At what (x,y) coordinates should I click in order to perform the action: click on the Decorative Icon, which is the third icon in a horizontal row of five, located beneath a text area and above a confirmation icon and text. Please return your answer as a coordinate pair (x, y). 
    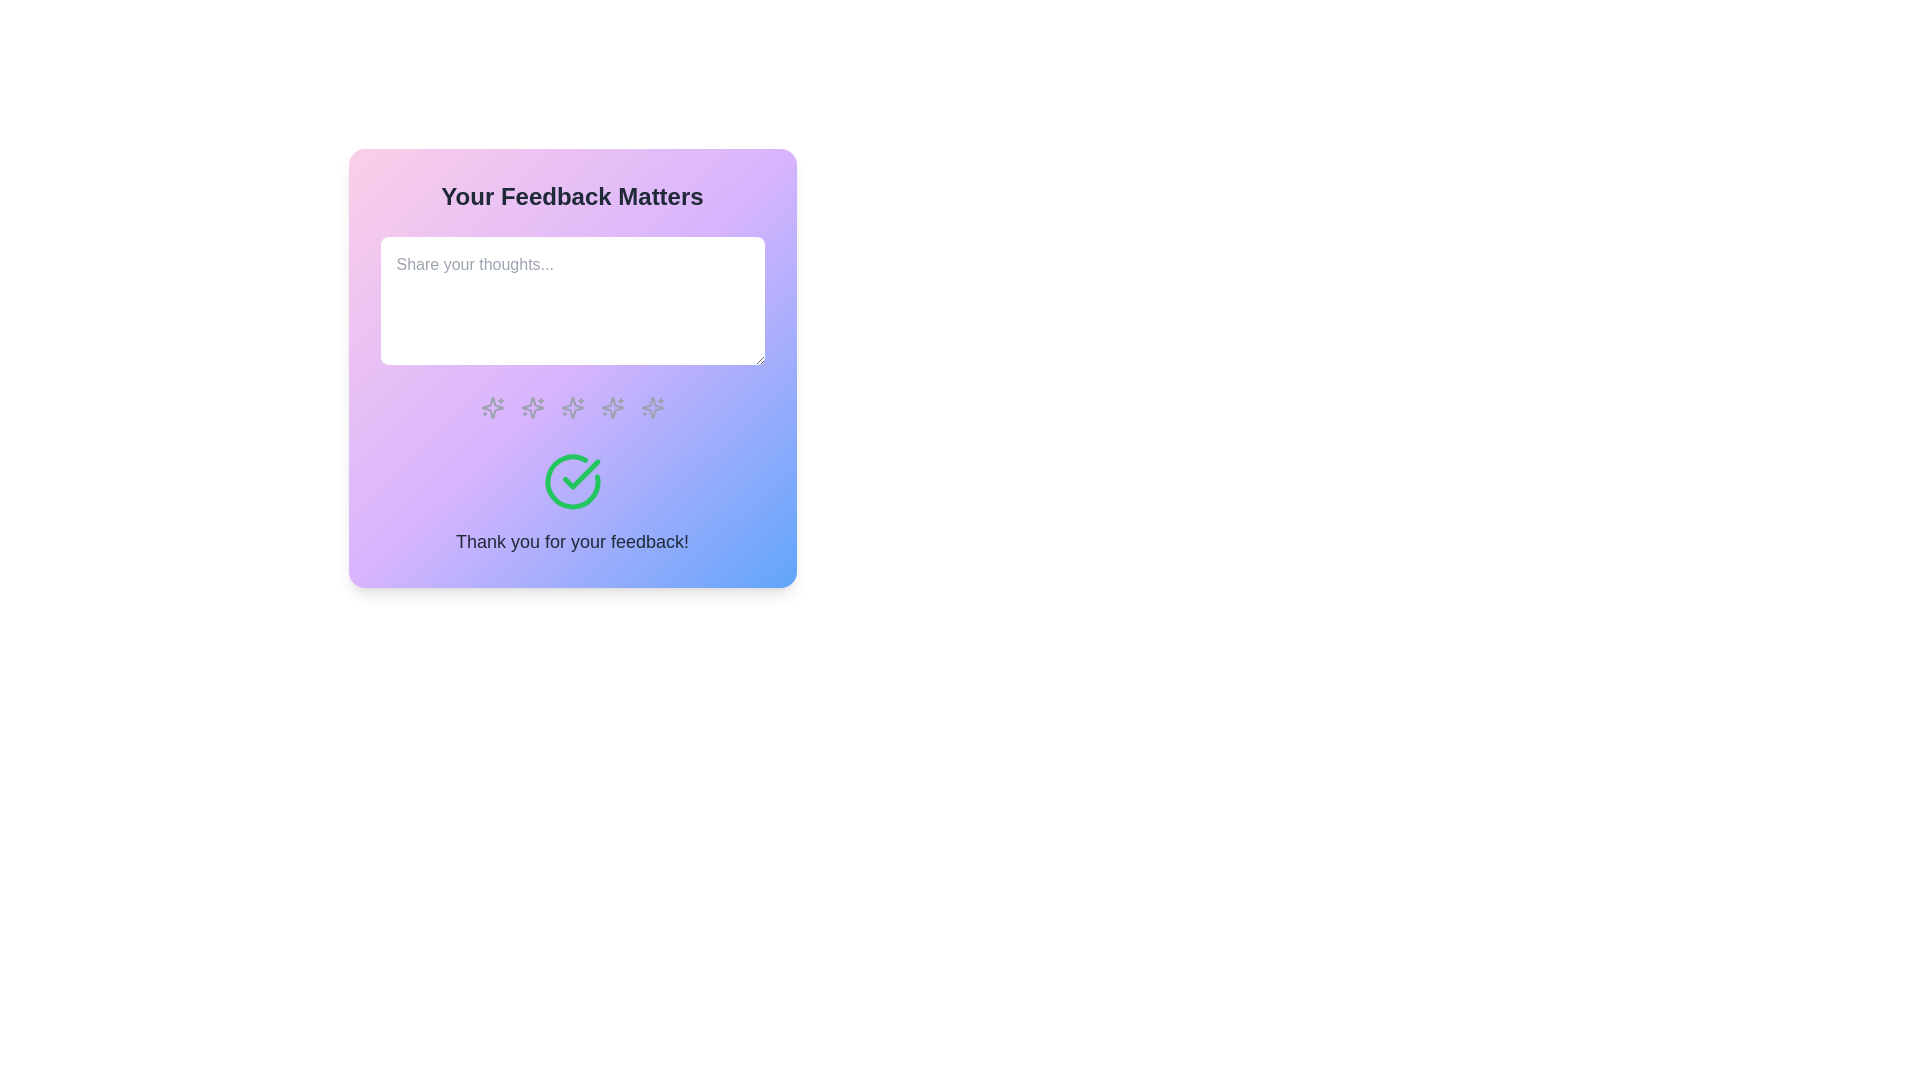
    Looking at the image, I should click on (571, 407).